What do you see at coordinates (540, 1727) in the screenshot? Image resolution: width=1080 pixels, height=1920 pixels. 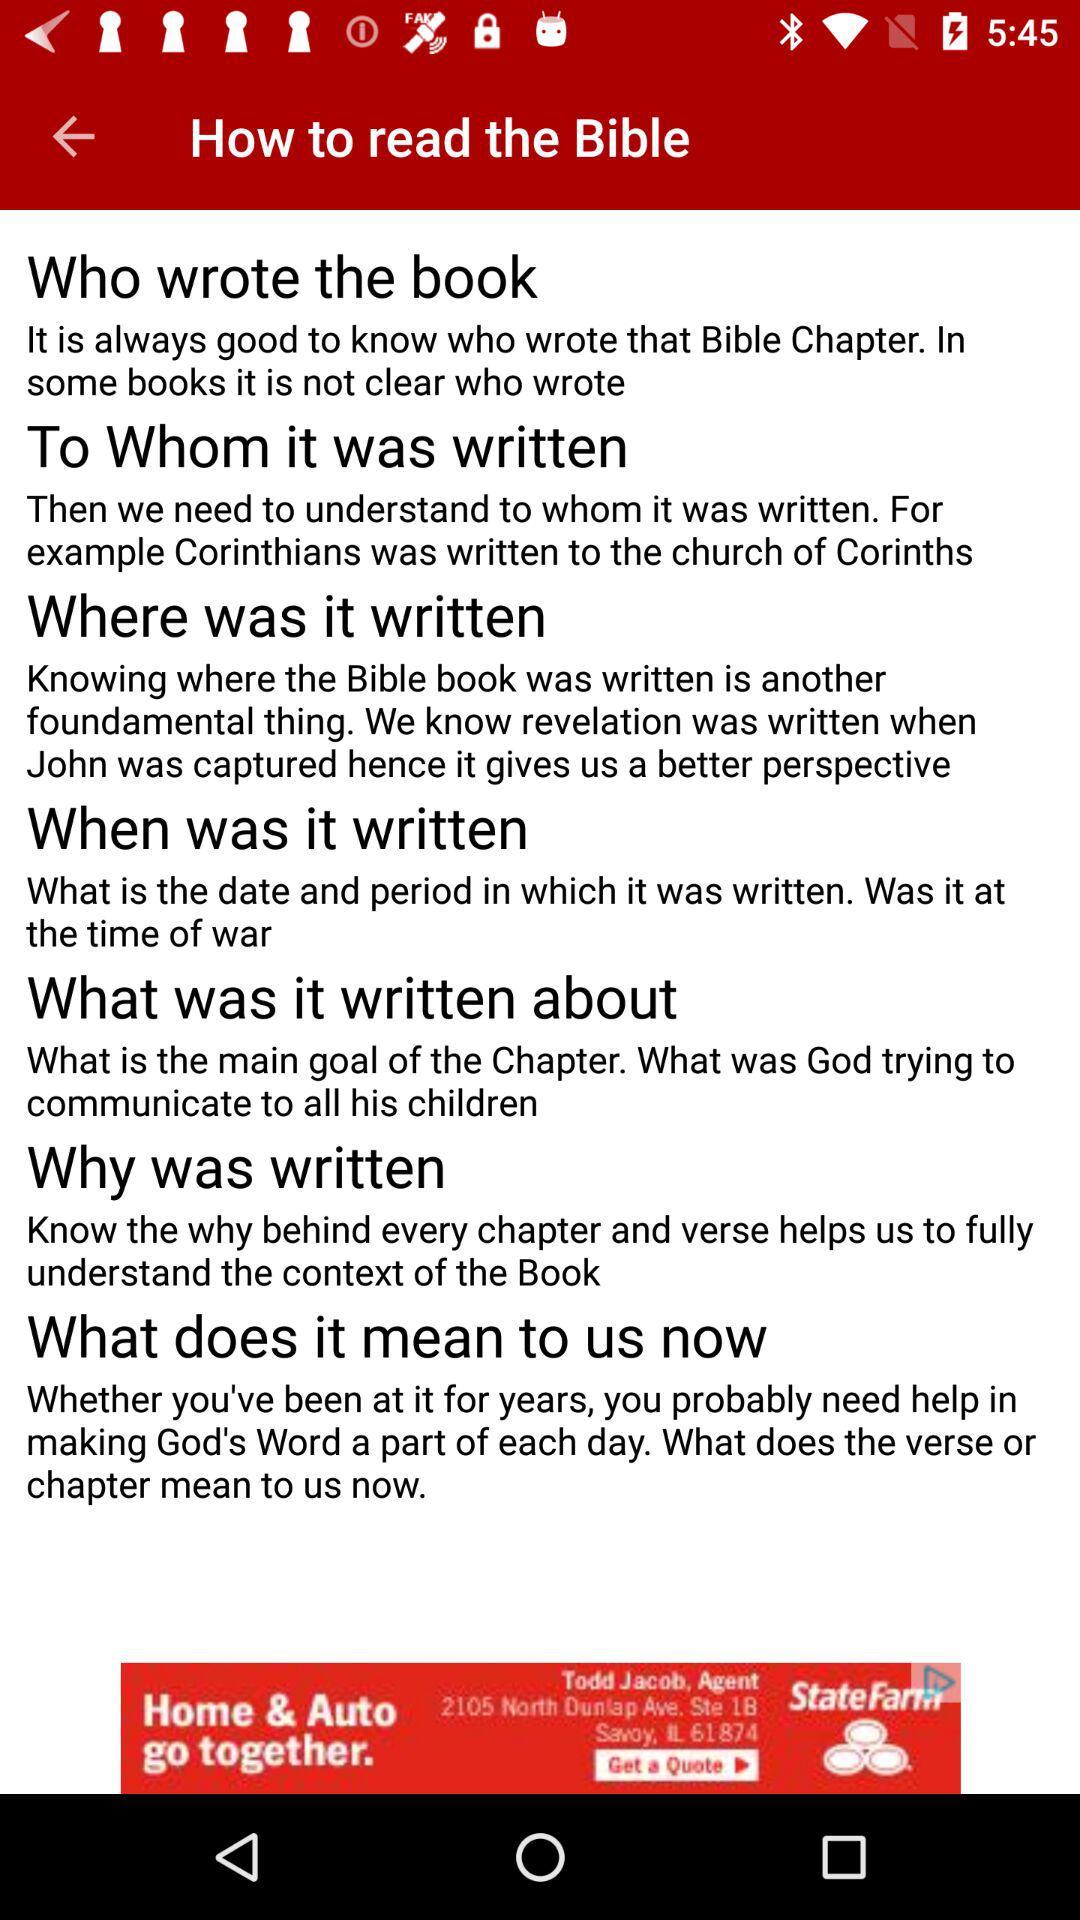 I see `share the article` at bounding box center [540, 1727].